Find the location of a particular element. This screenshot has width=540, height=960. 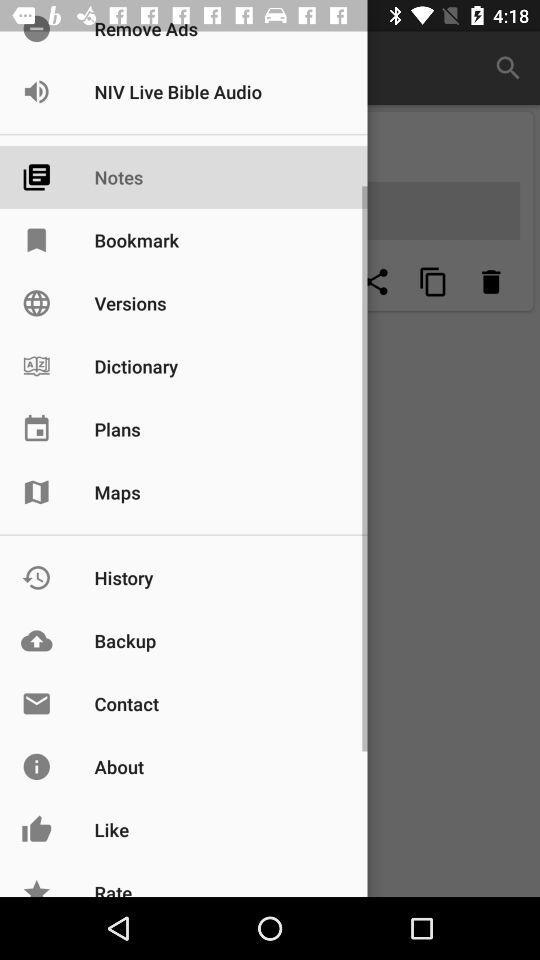

zoom page is located at coordinates (432, 281).